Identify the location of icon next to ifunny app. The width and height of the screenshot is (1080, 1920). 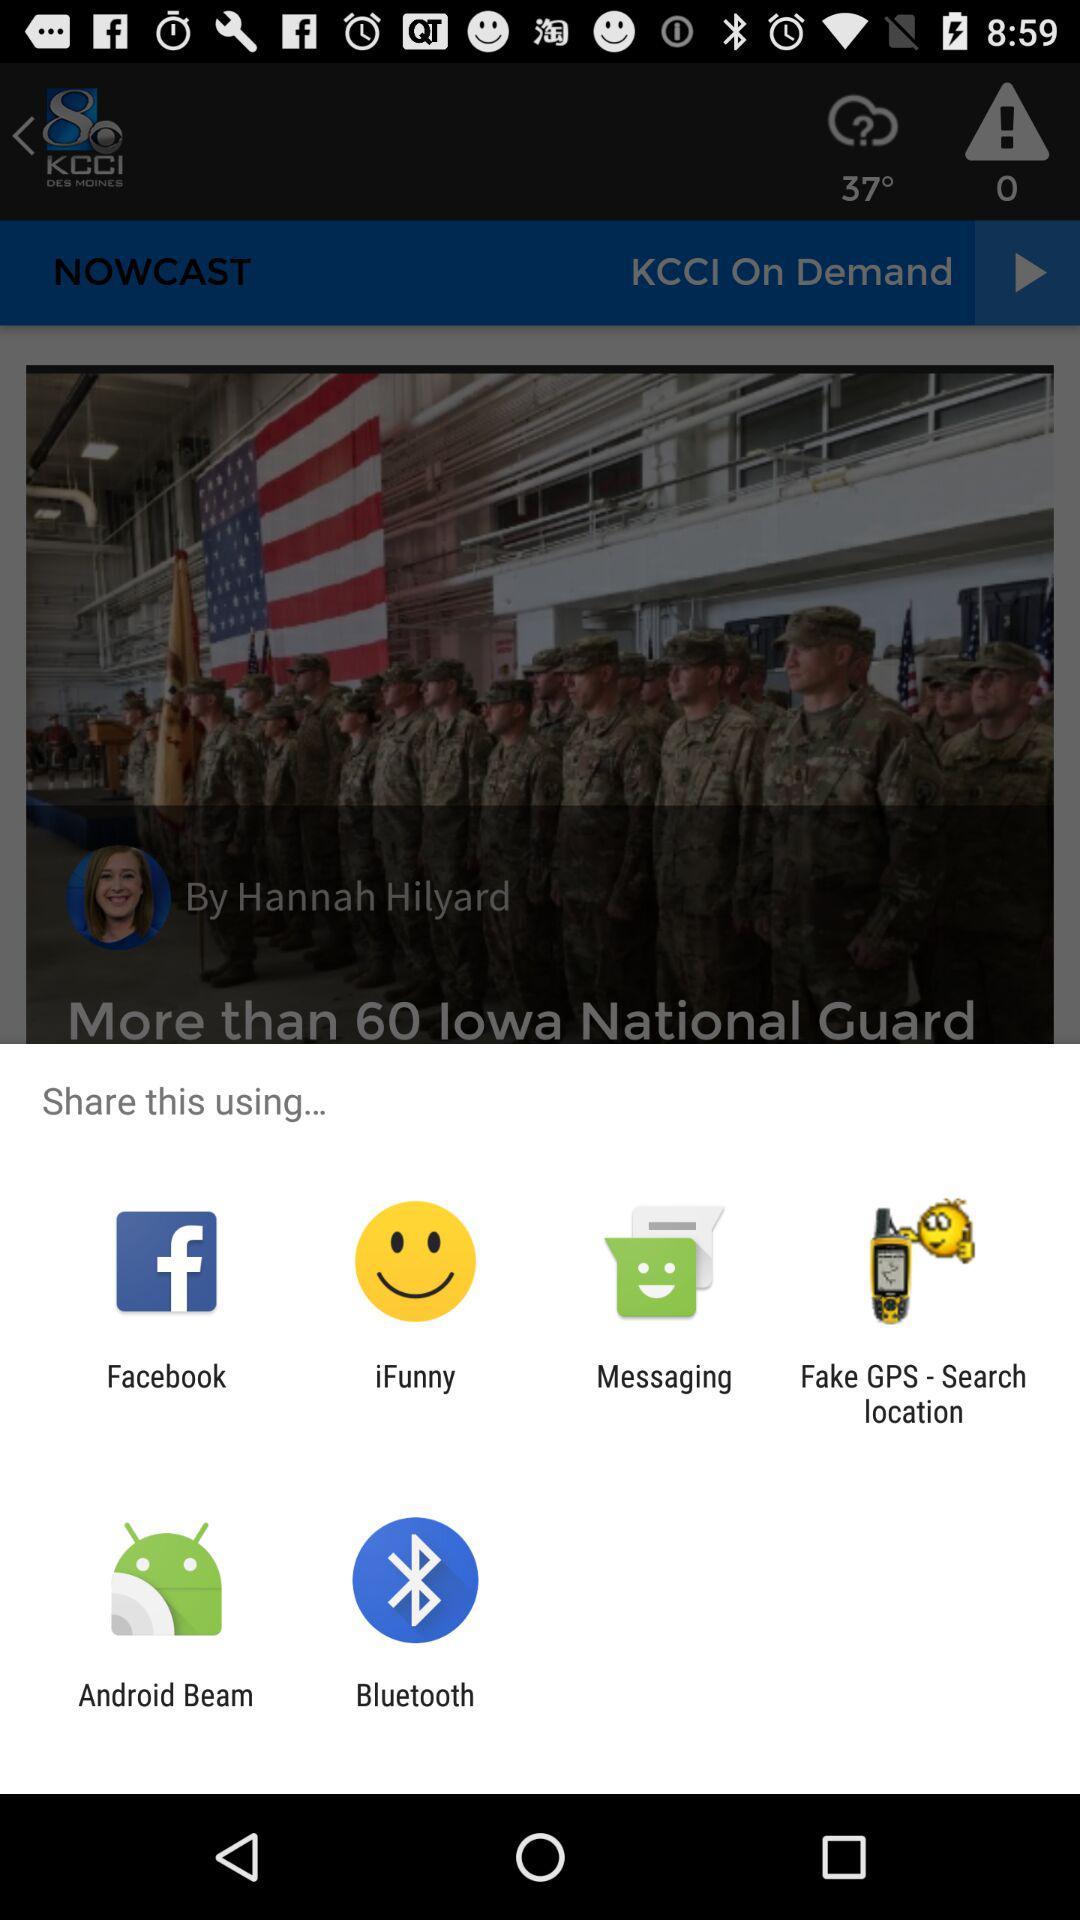
(165, 1392).